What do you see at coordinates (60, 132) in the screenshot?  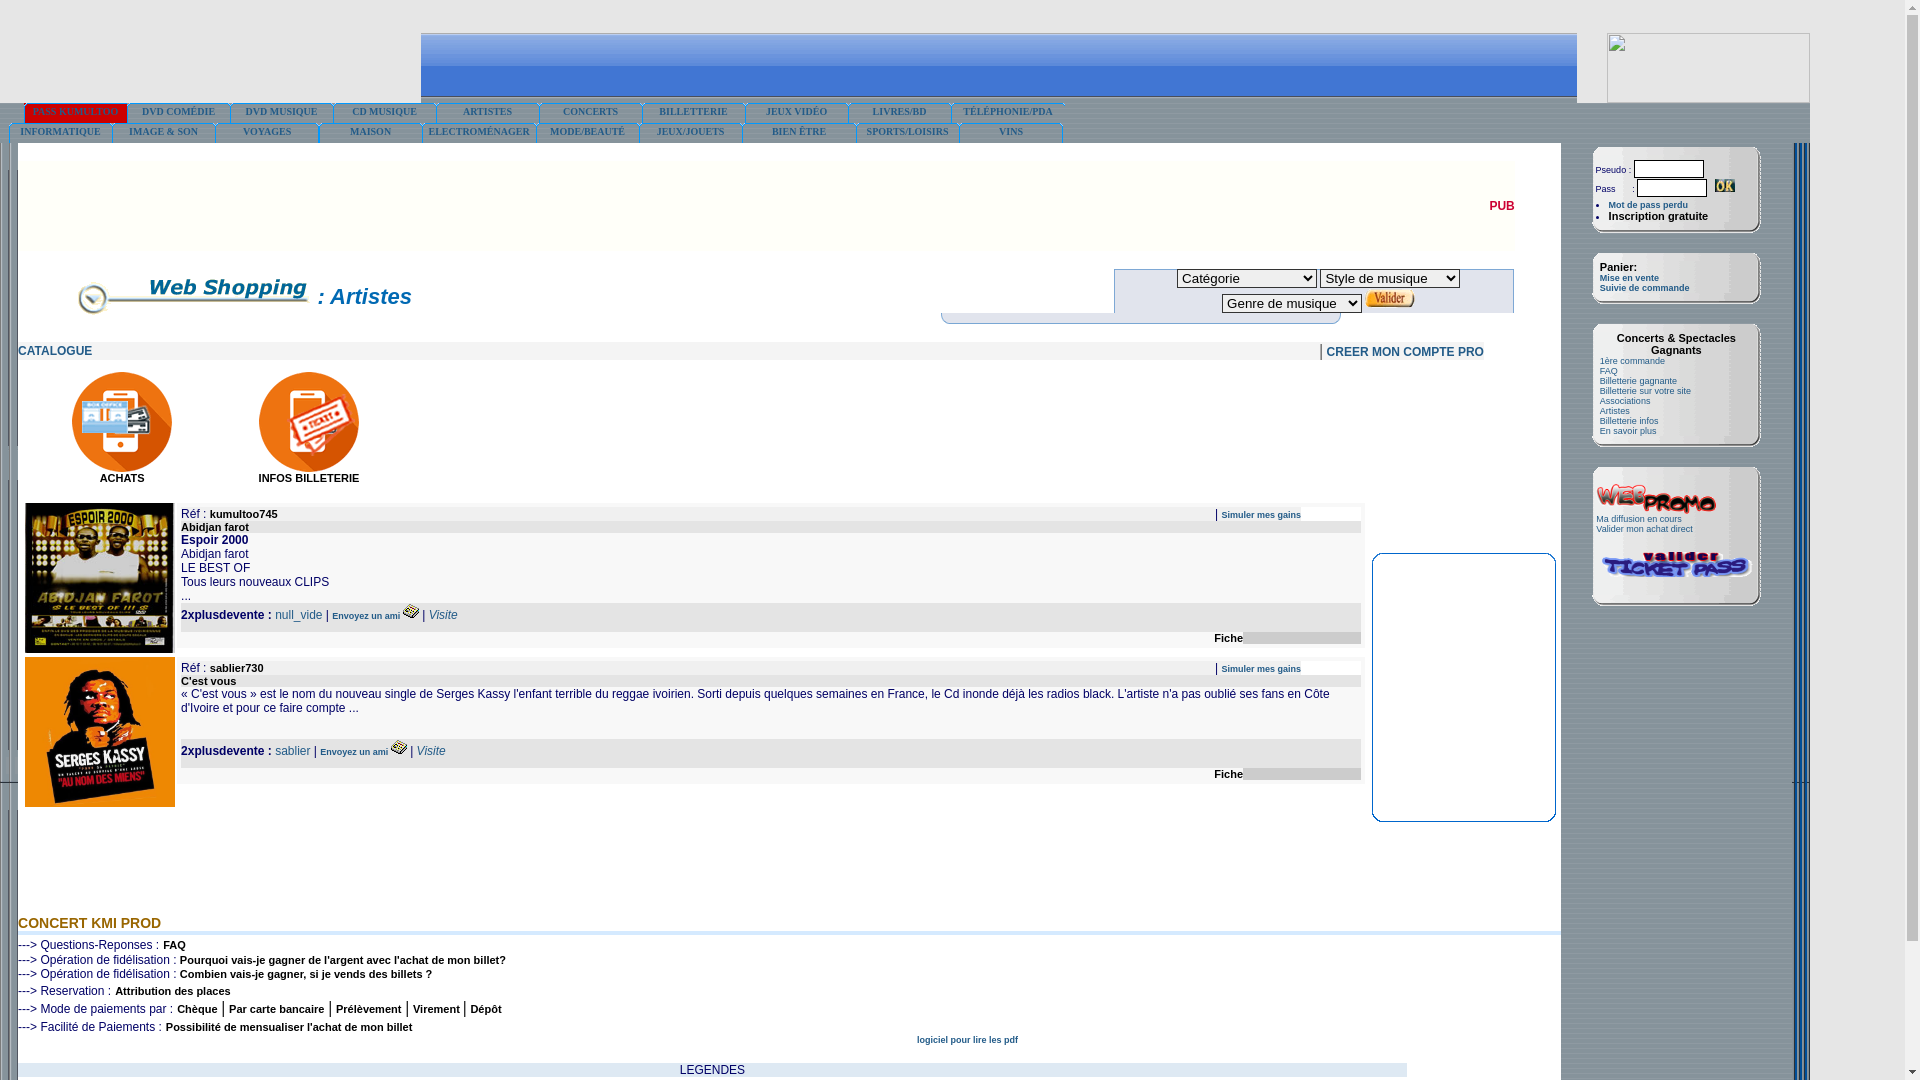 I see `'INFORMATIQUE'` at bounding box center [60, 132].